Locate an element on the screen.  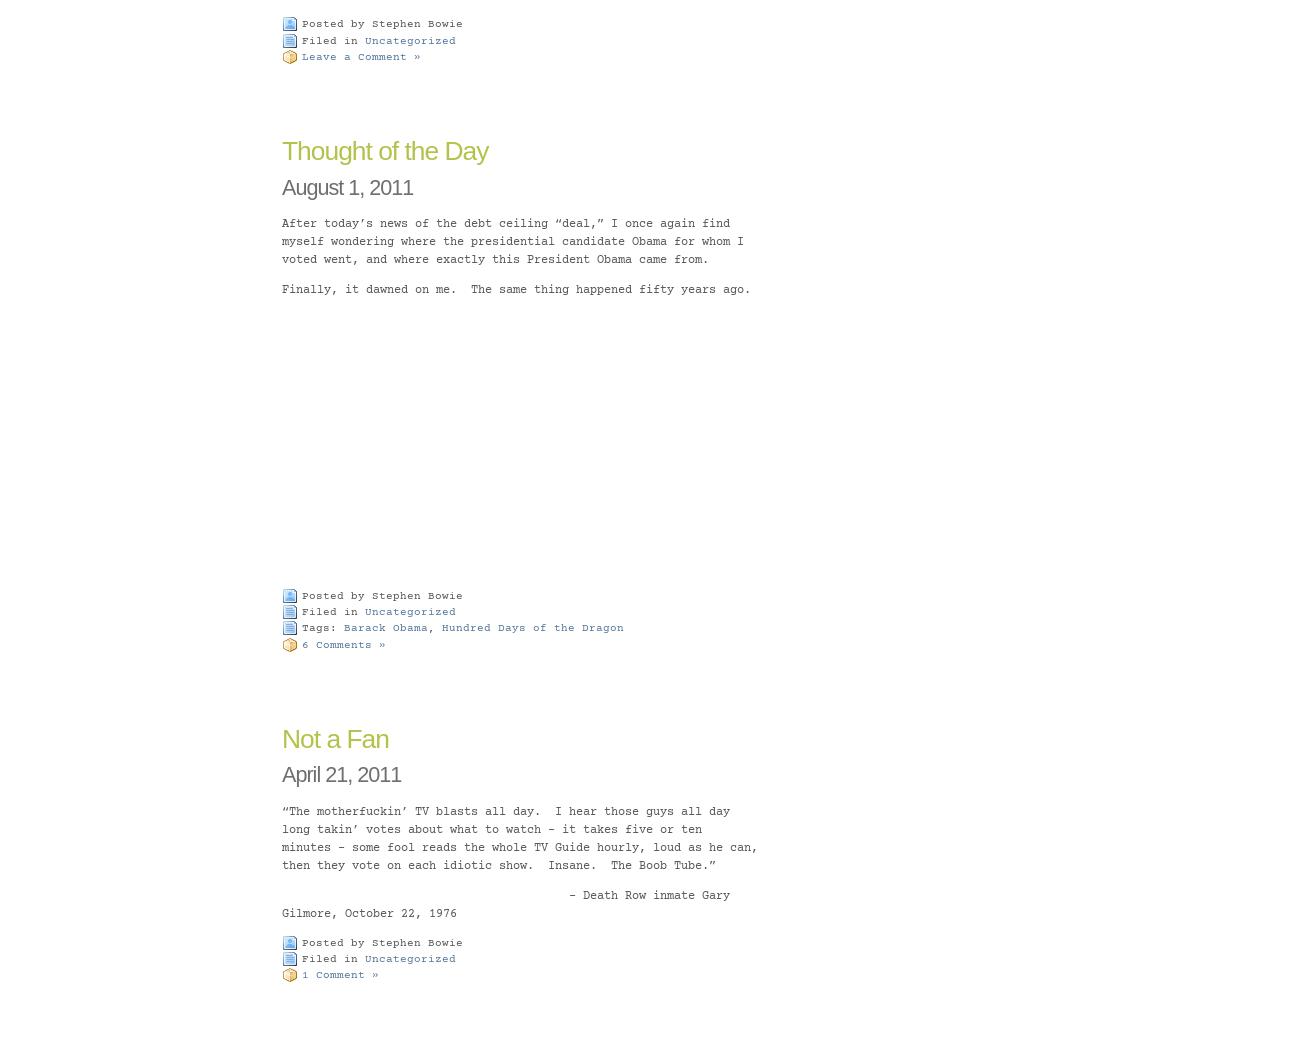
'– Death Row inmate Gary Gilmore, October 22, 1976' is located at coordinates (281, 903).